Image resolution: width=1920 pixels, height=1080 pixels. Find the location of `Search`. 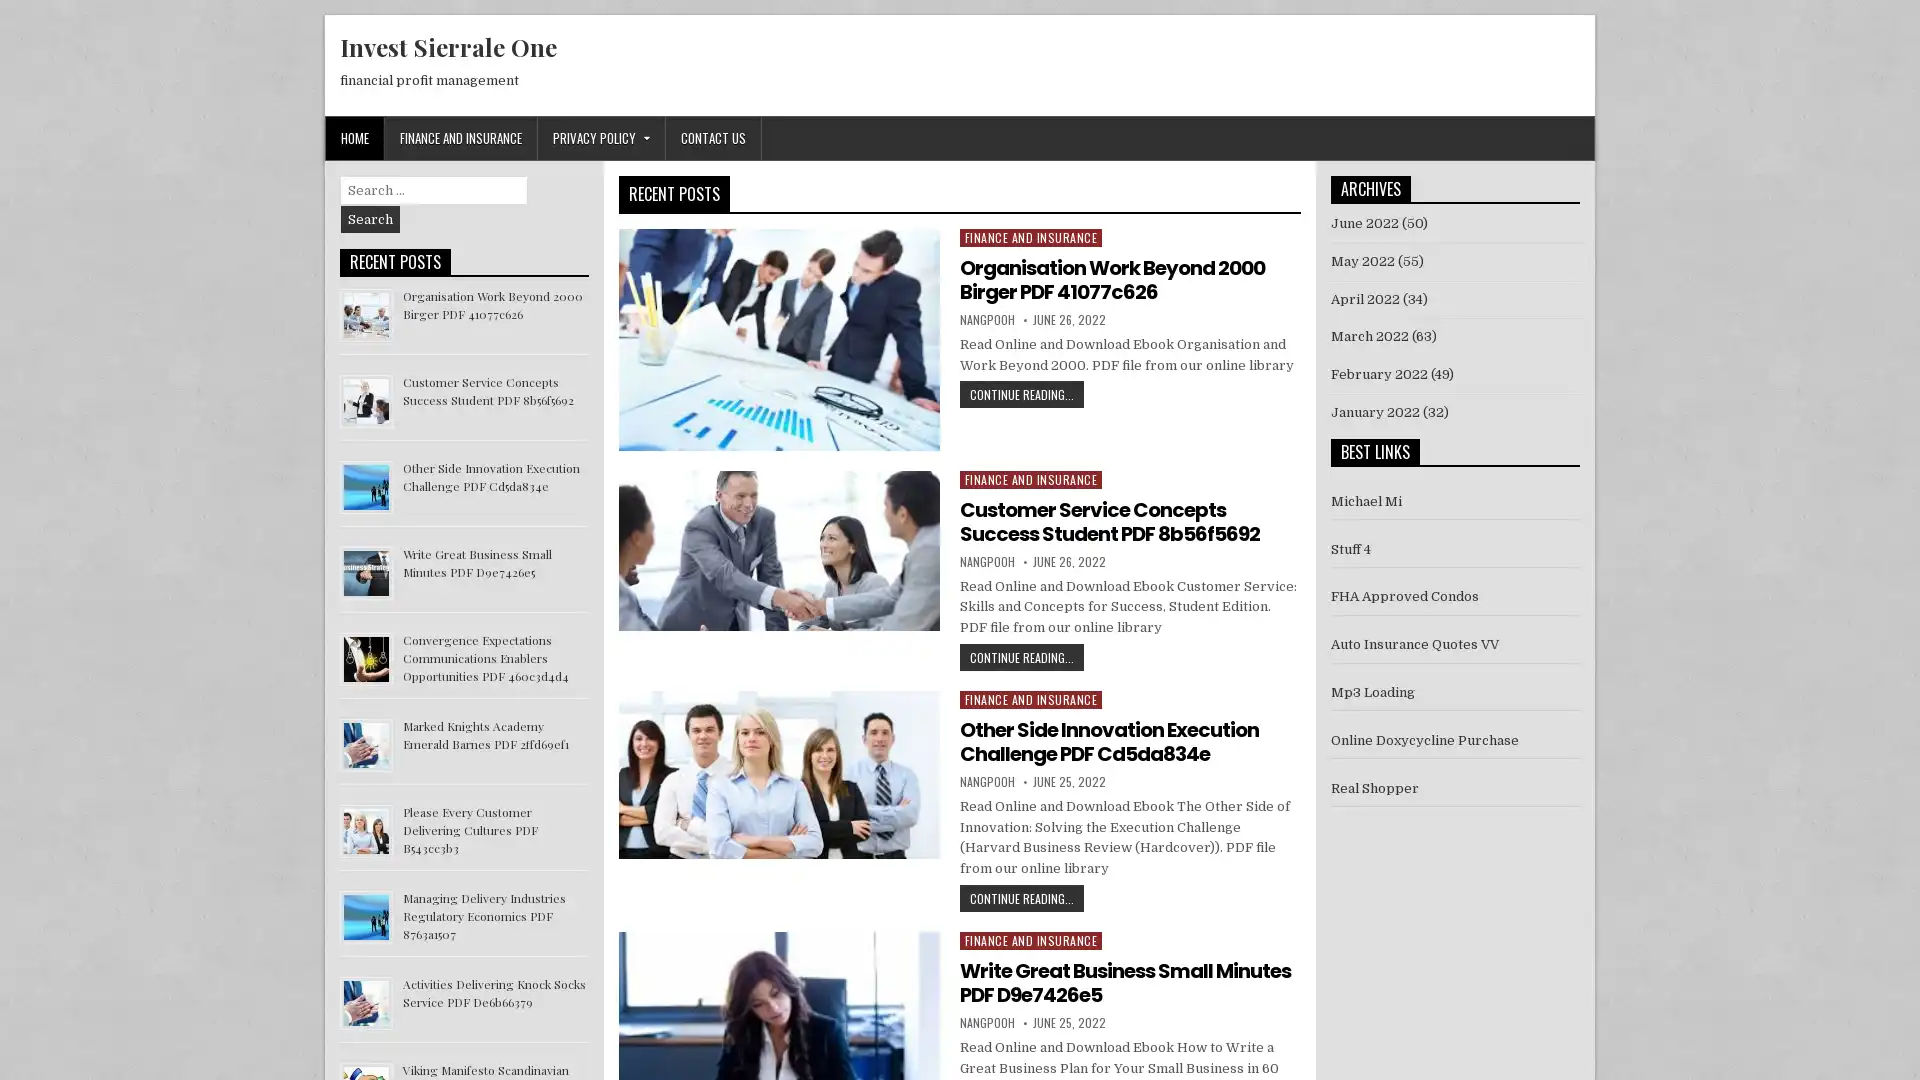

Search is located at coordinates (370, 219).